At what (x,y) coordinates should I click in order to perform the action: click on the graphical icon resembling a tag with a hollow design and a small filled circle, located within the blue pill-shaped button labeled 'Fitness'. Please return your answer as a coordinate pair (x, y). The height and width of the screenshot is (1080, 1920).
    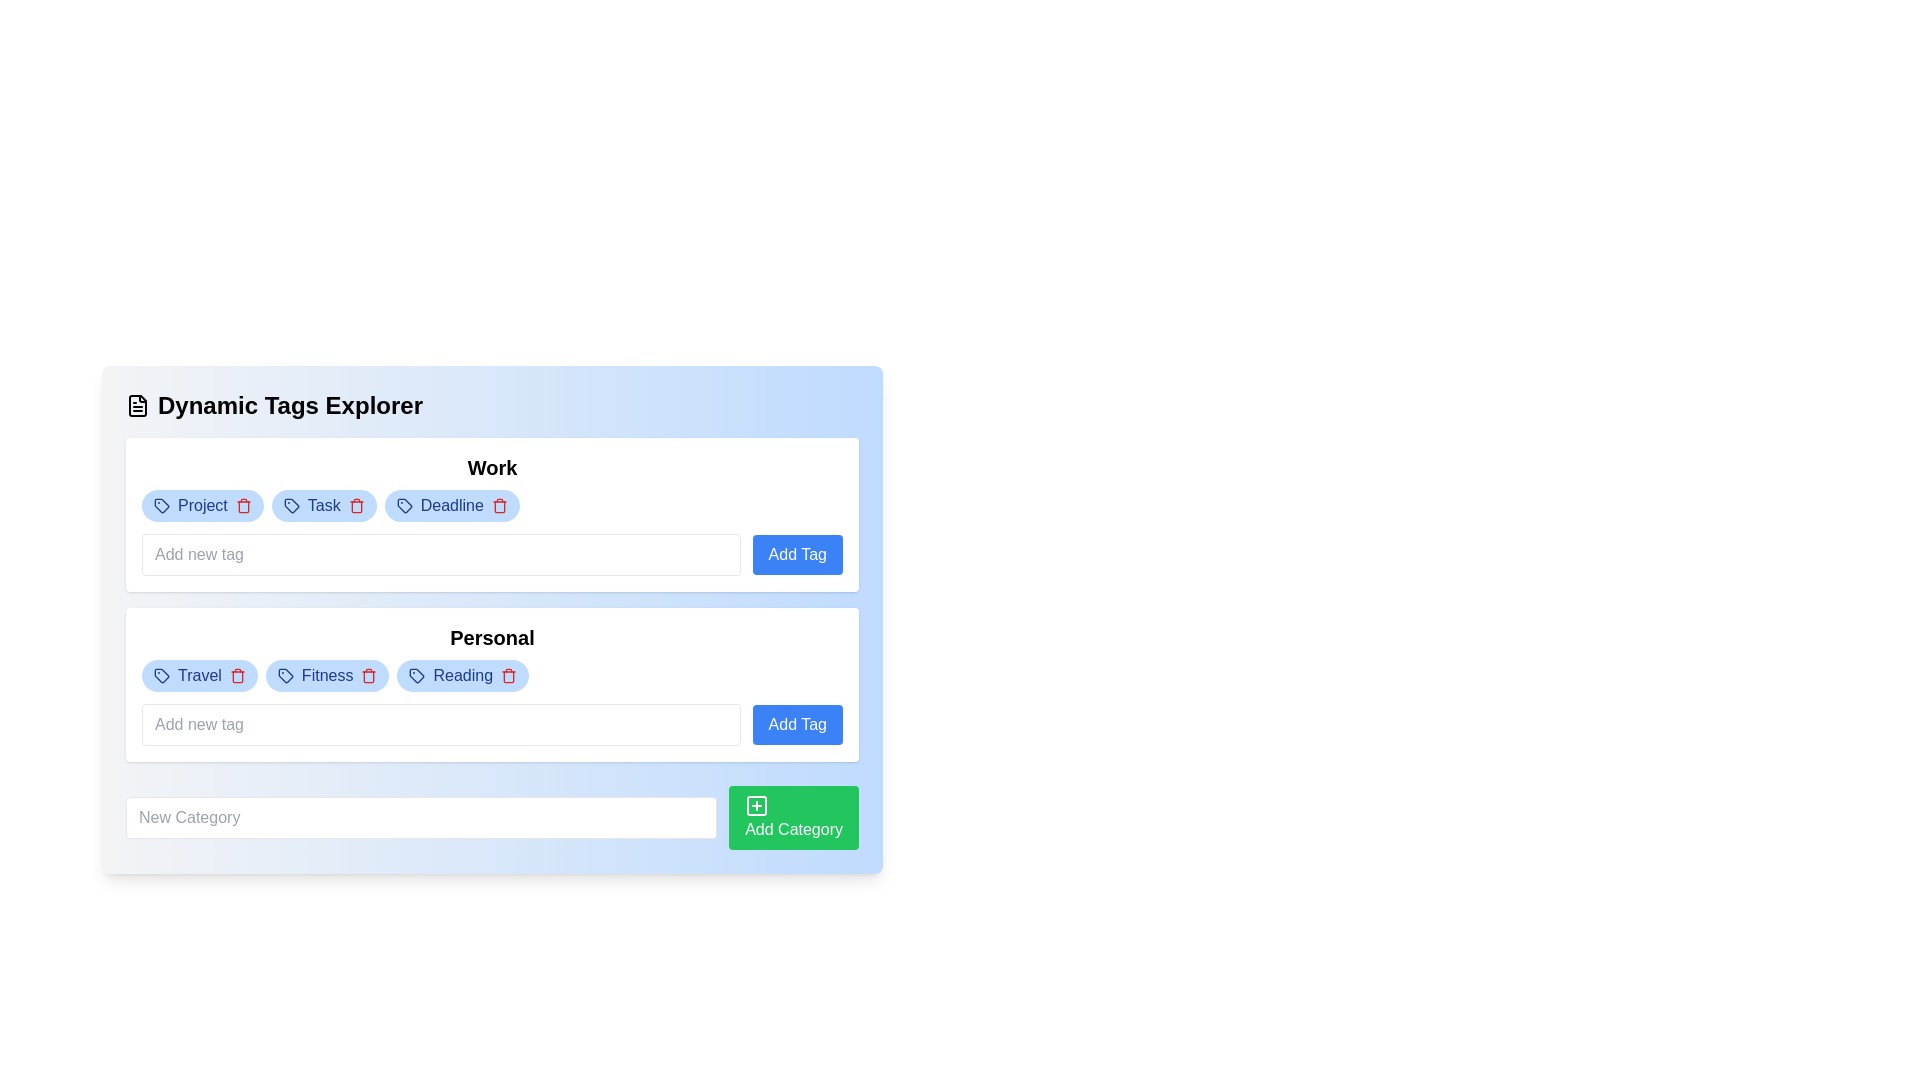
    Looking at the image, I should click on (284, 675).